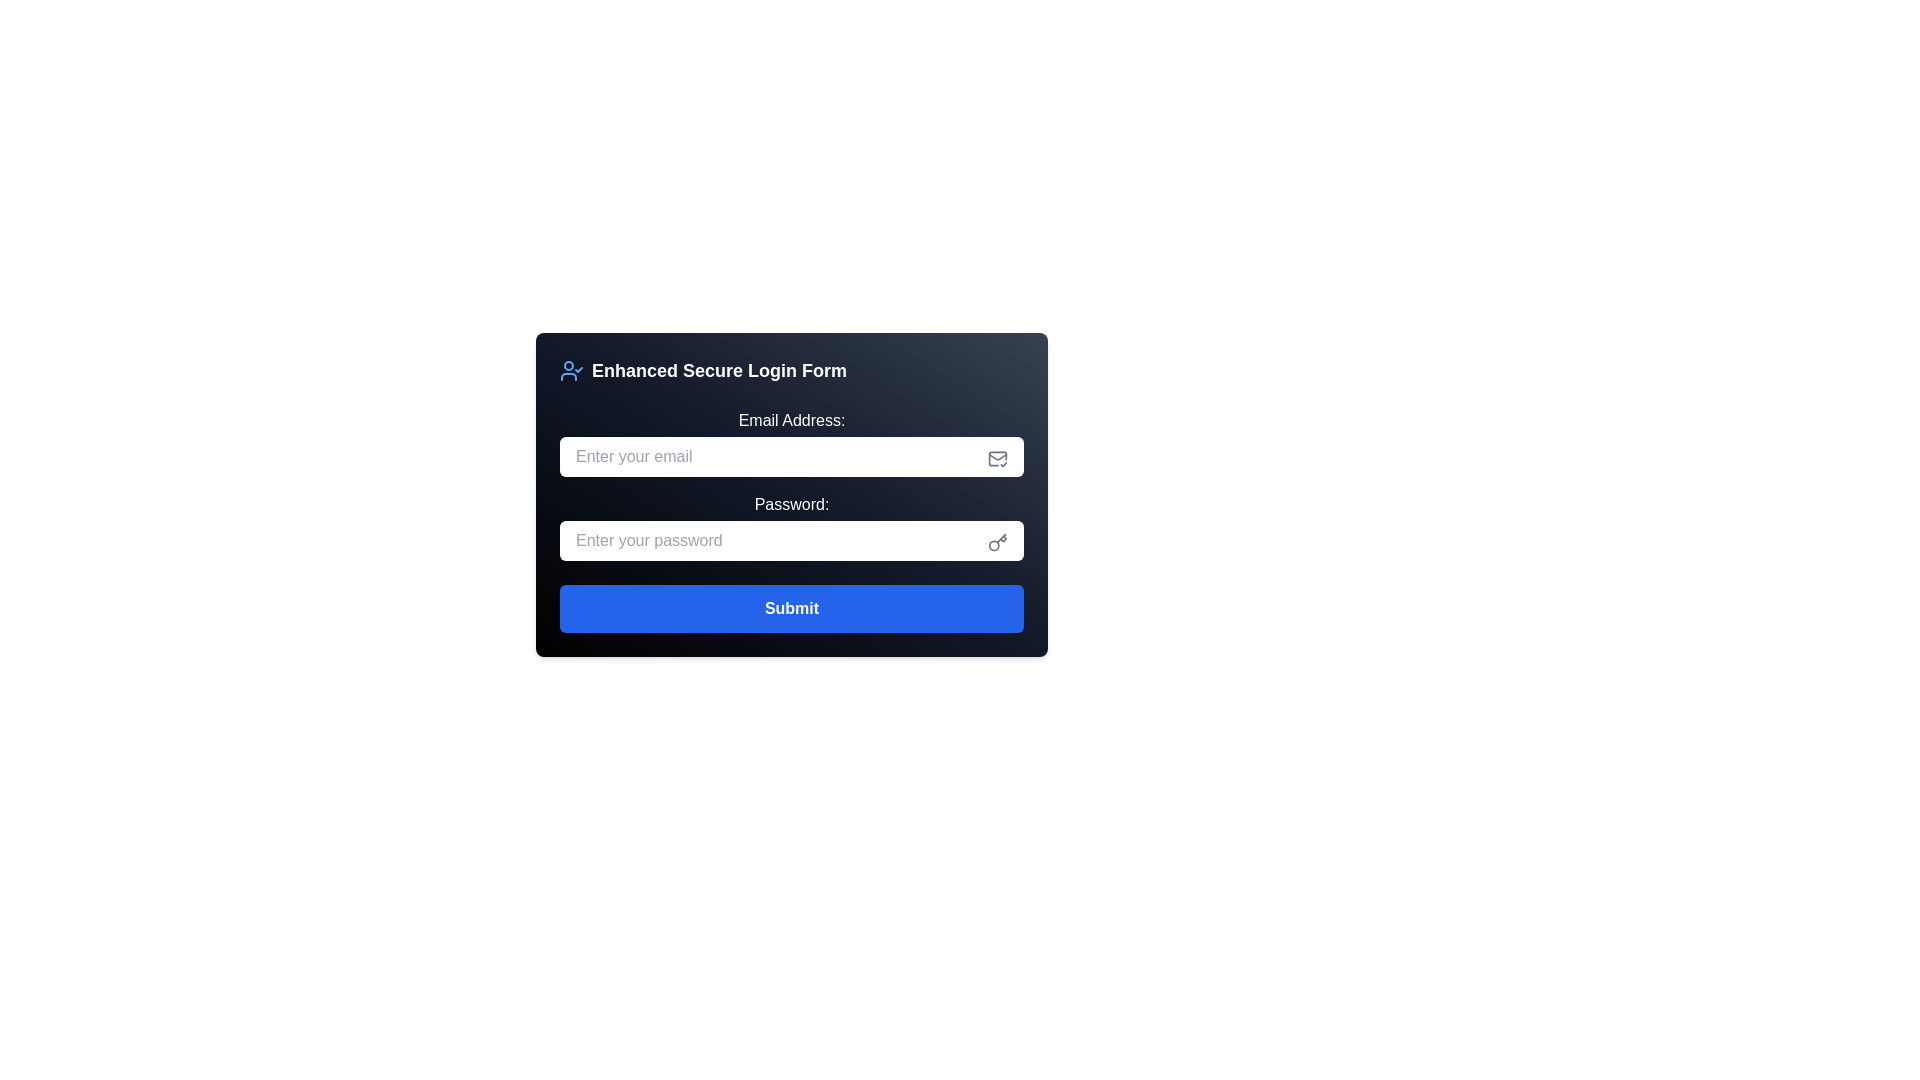 The image size is (1920, 1080). I want to click on the small circle SVG element that is part of the key icon located to the right of the 'Password' field, so click(994, 545).